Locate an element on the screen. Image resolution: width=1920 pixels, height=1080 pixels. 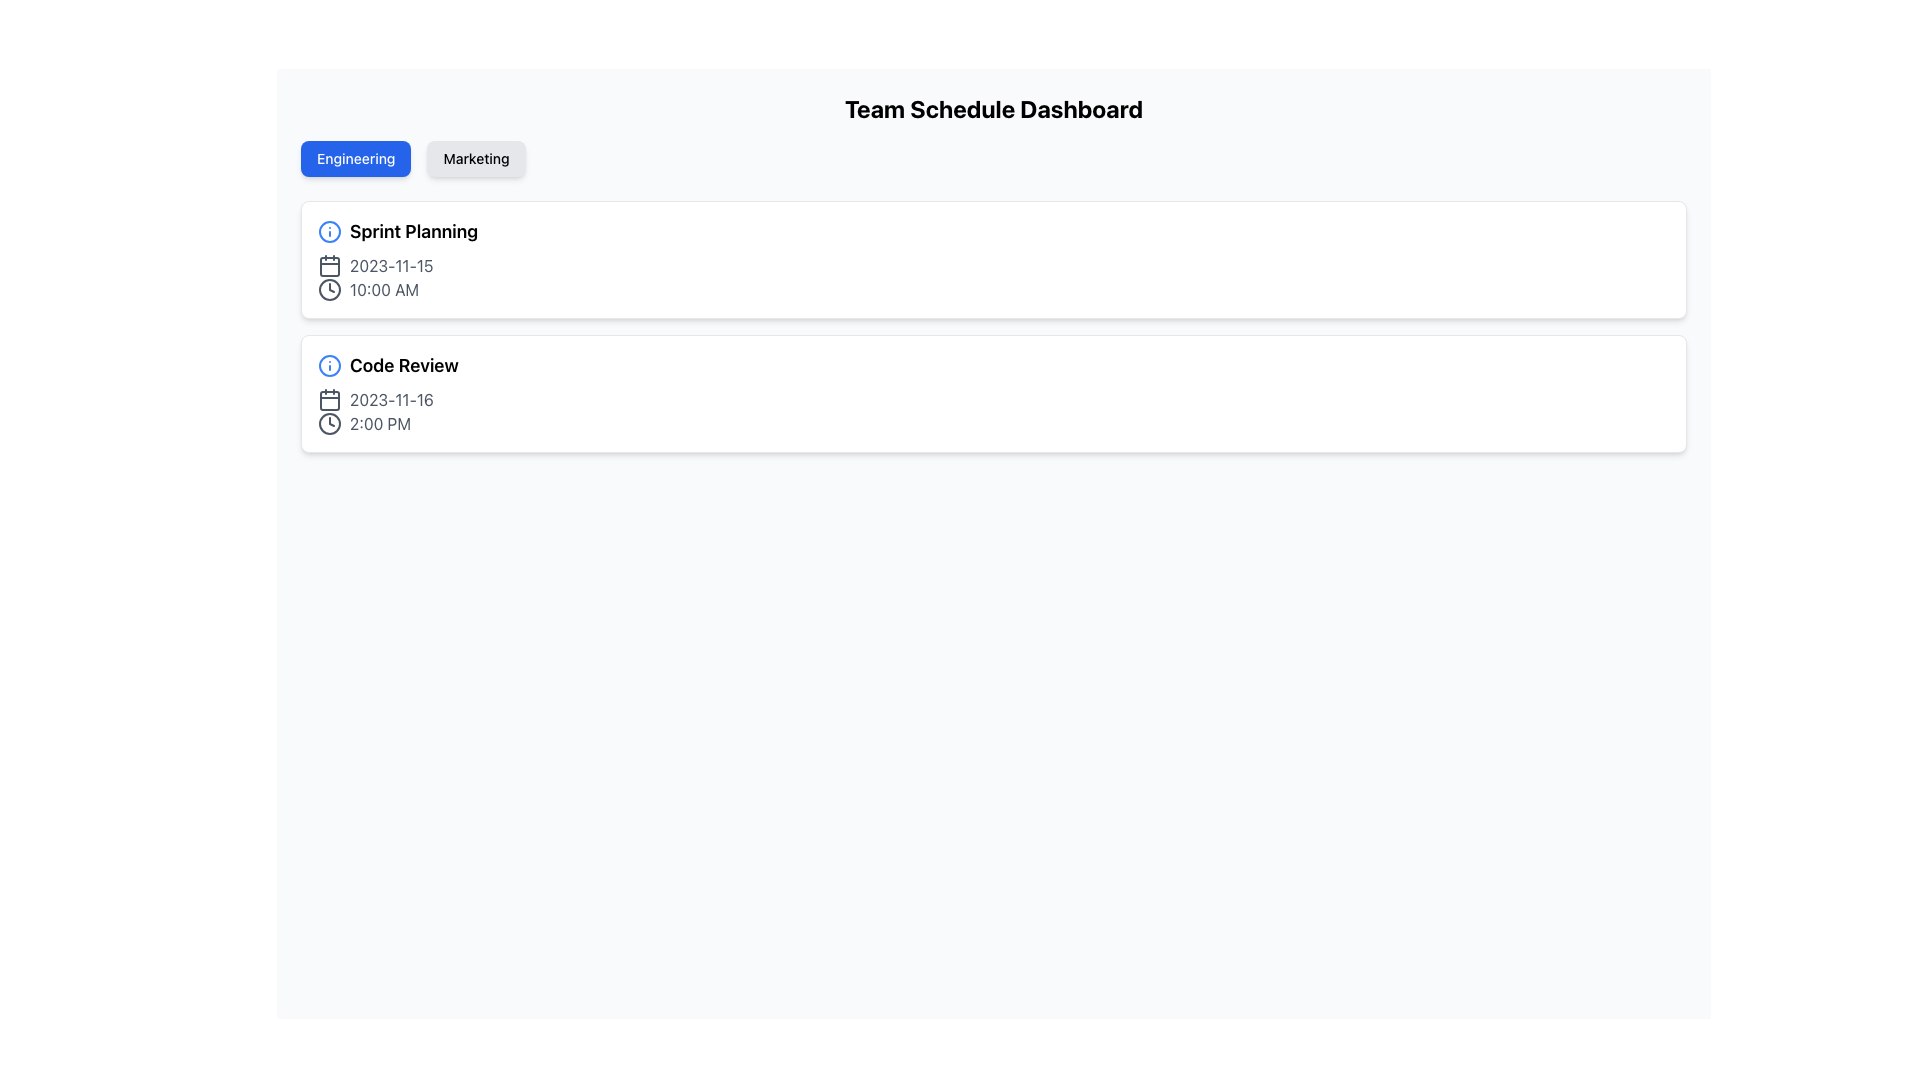
the calendar icon located in the second event block labeled 'Code Review', which is positioned to the left of the date '2023-11-16' is located at coordinates (330, 400).